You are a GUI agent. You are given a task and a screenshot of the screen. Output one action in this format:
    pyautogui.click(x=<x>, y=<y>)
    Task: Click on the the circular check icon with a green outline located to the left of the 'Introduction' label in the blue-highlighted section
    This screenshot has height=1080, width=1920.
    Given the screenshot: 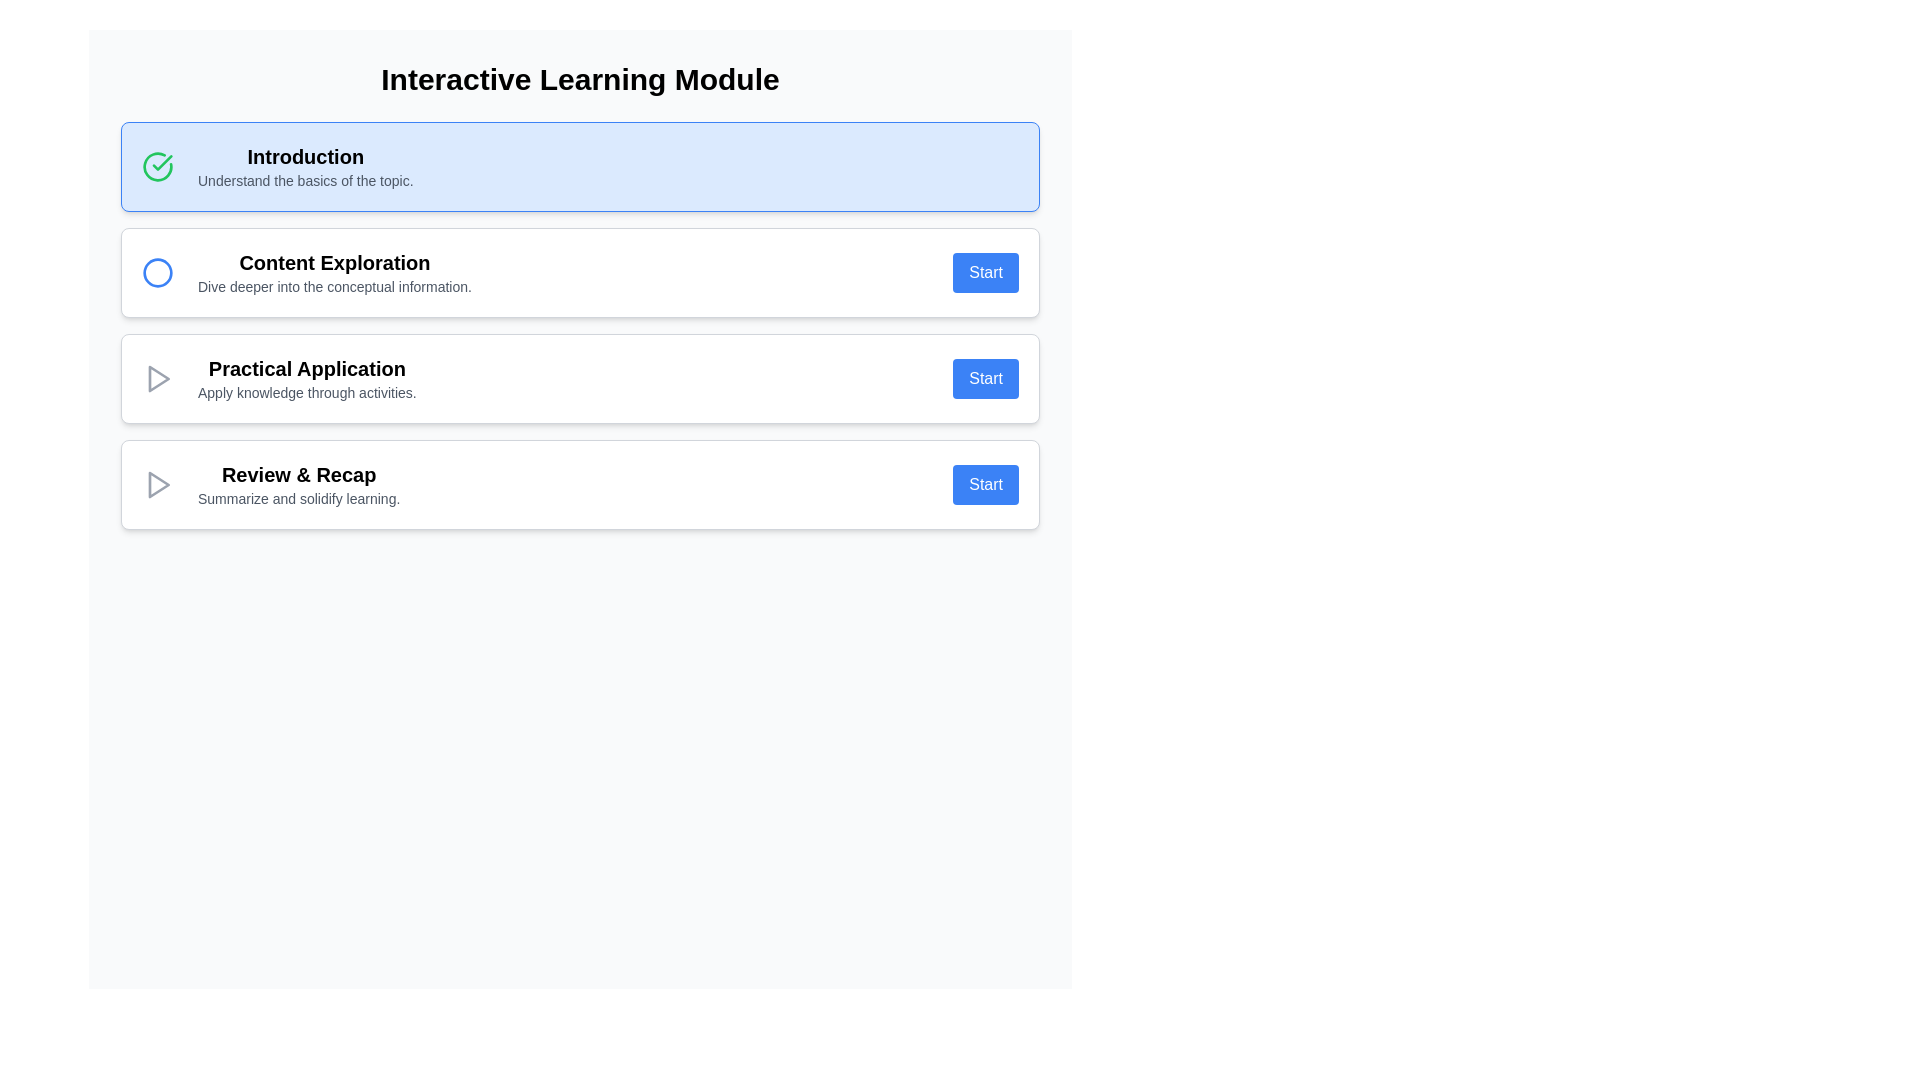 What is the action you would take?
    pyautogui.click(x=157, y=165)
    